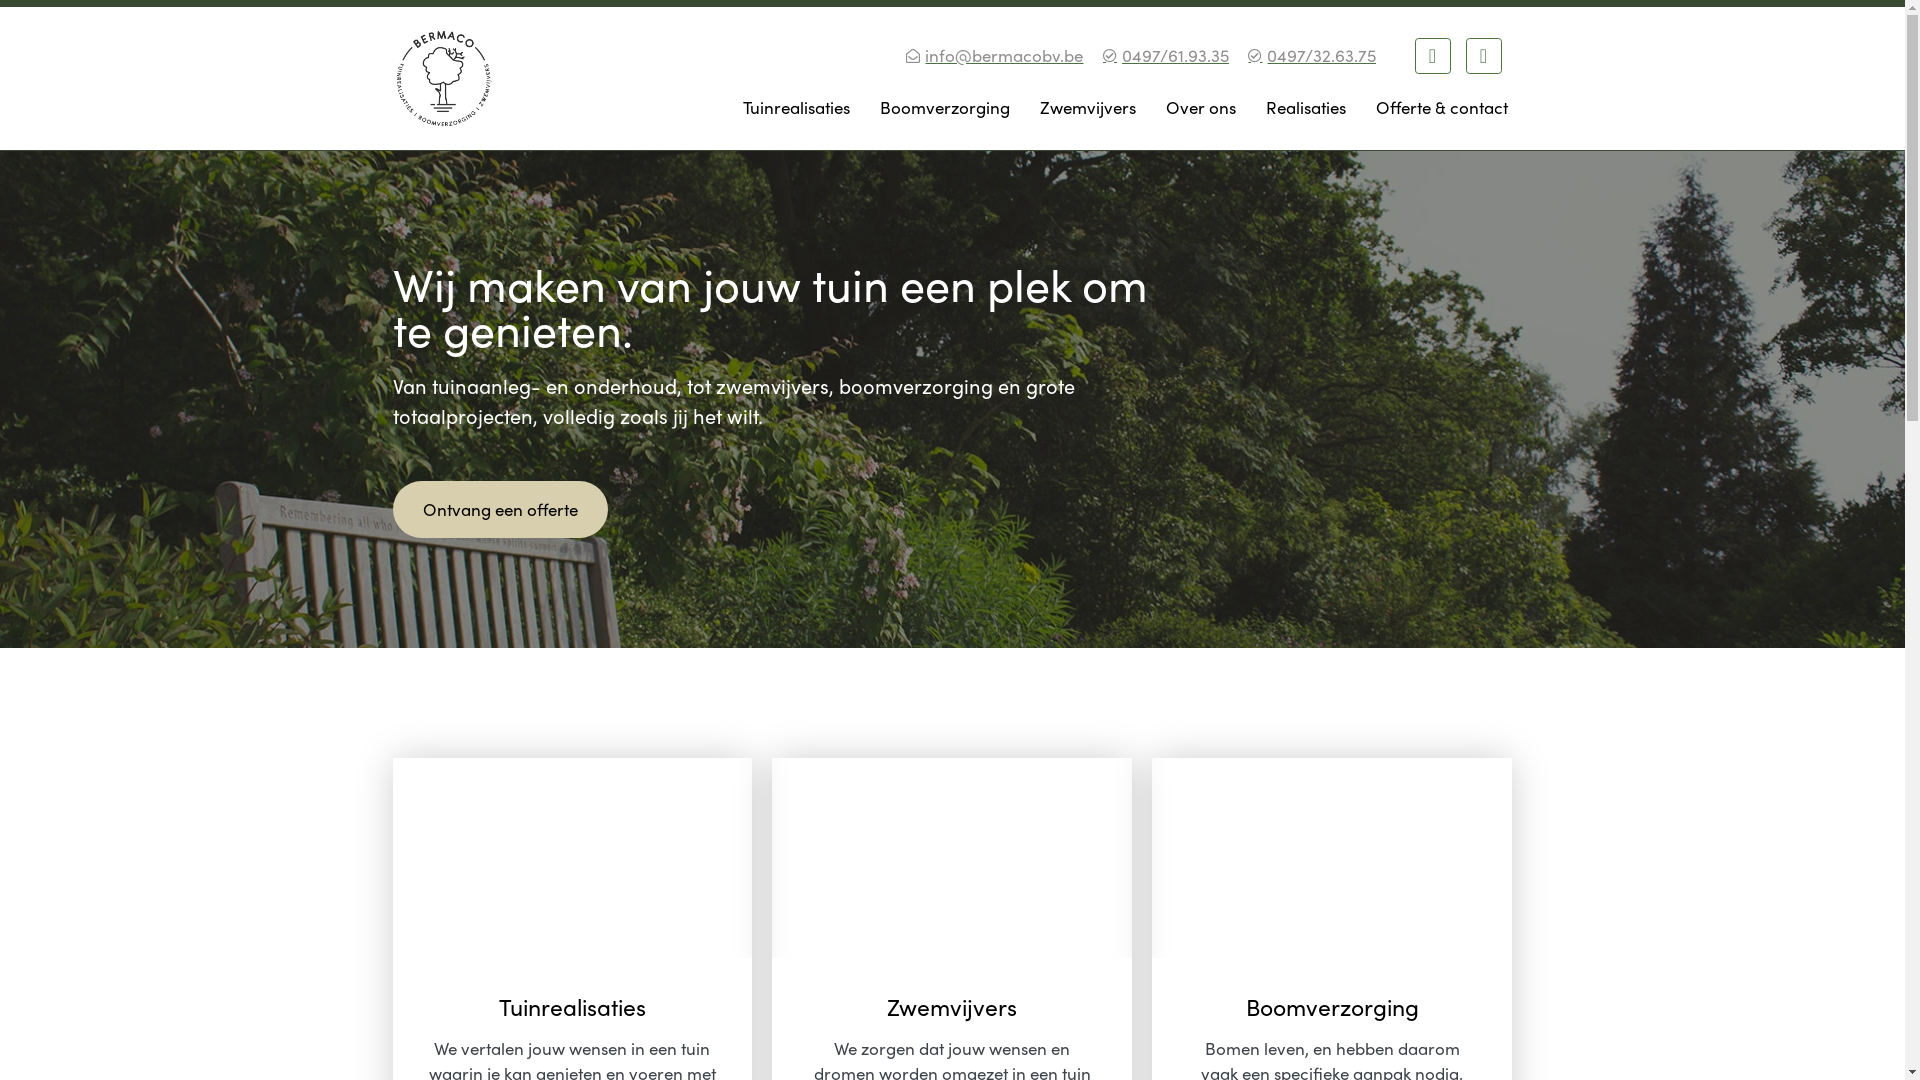 The width and height of the screenshot is (1920, 1080). Describe the element at coordinates (1200, 107) in the screenshot. I see `'Over ons'` at that location.